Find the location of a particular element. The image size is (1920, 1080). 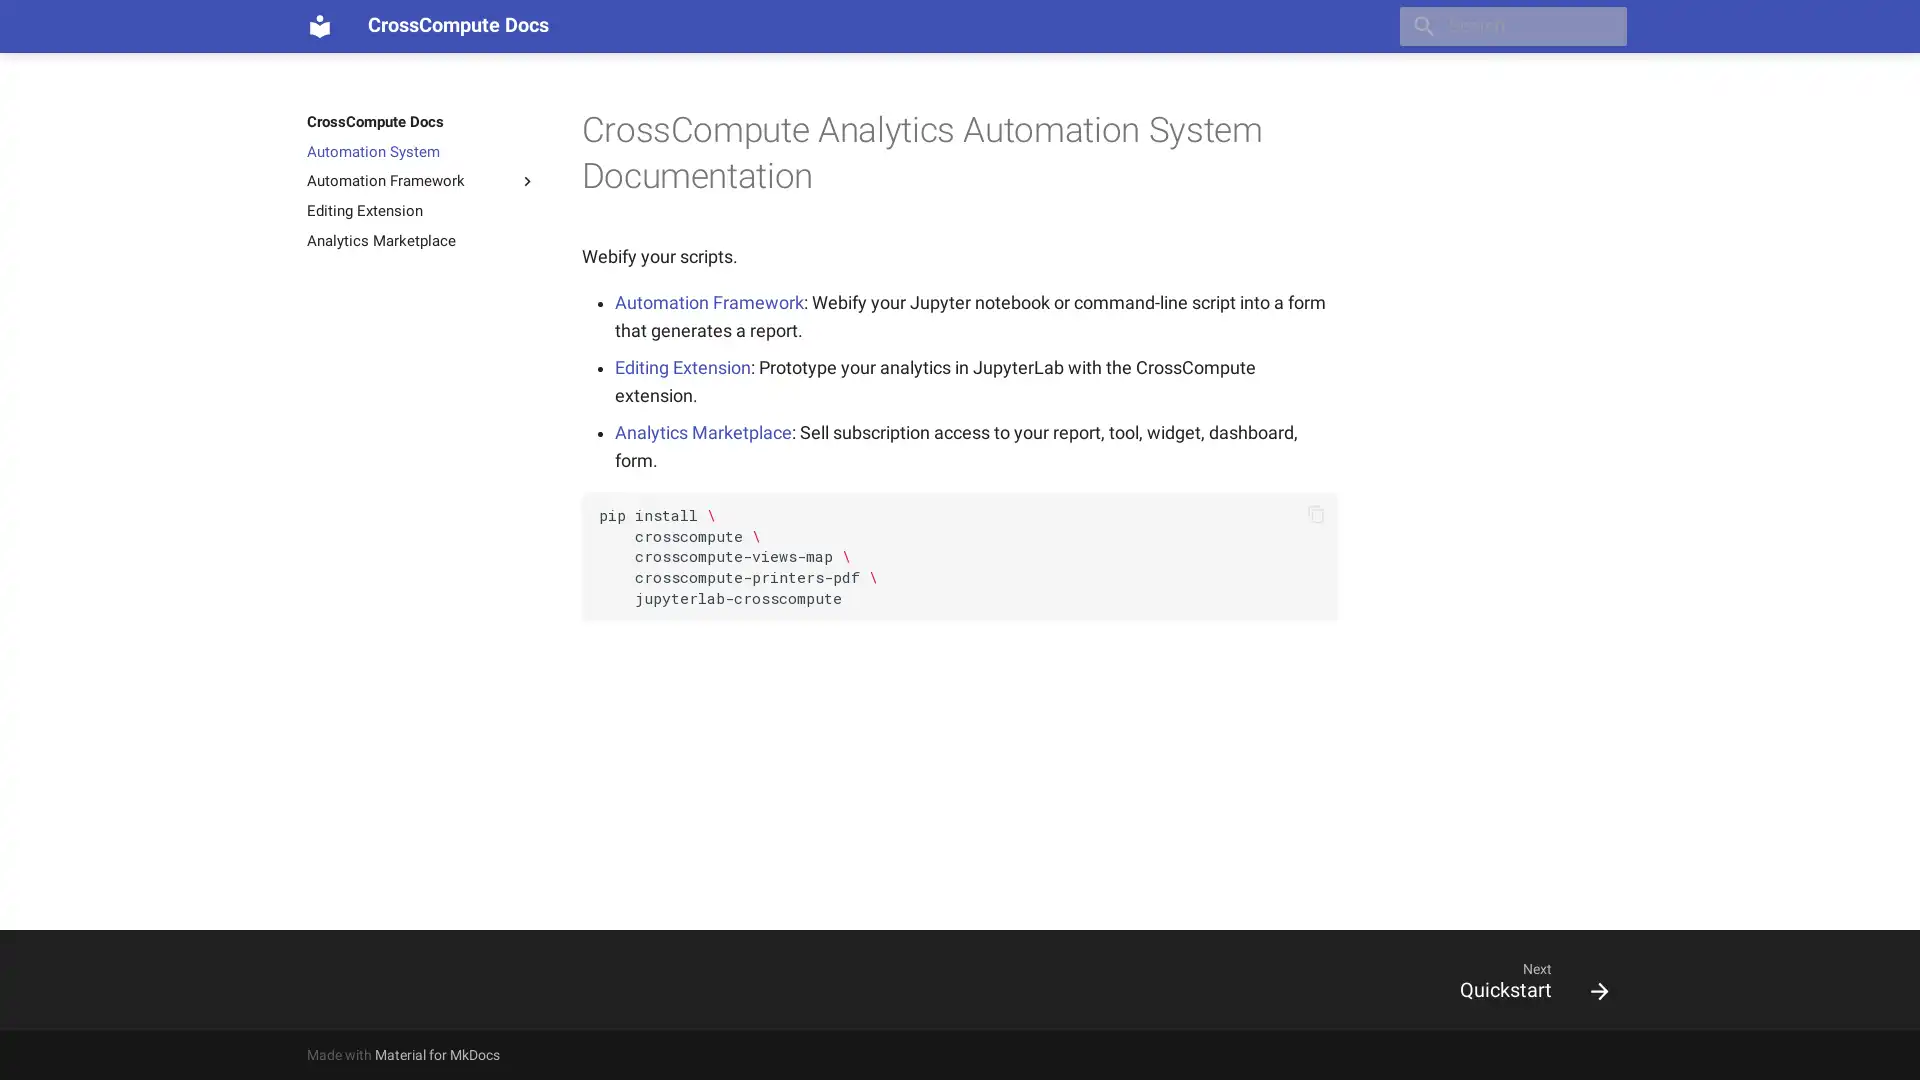

Copy to clipboard is located at coordinates (1315, 513).